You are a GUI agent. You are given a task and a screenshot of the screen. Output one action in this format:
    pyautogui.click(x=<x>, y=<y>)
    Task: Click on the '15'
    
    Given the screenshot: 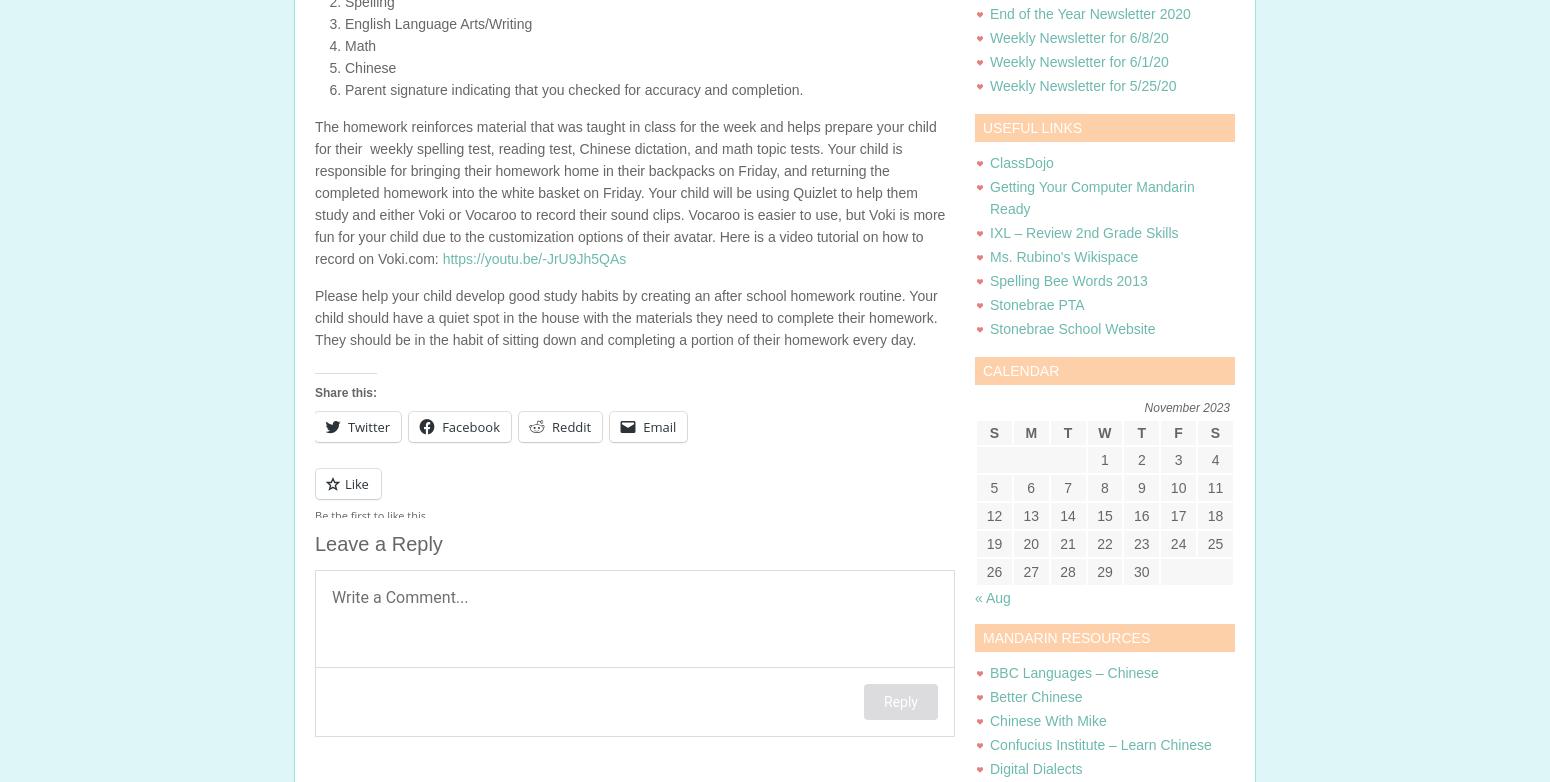 What is the action you would take?
    pyautogui.click(x=1103, y=515)
    